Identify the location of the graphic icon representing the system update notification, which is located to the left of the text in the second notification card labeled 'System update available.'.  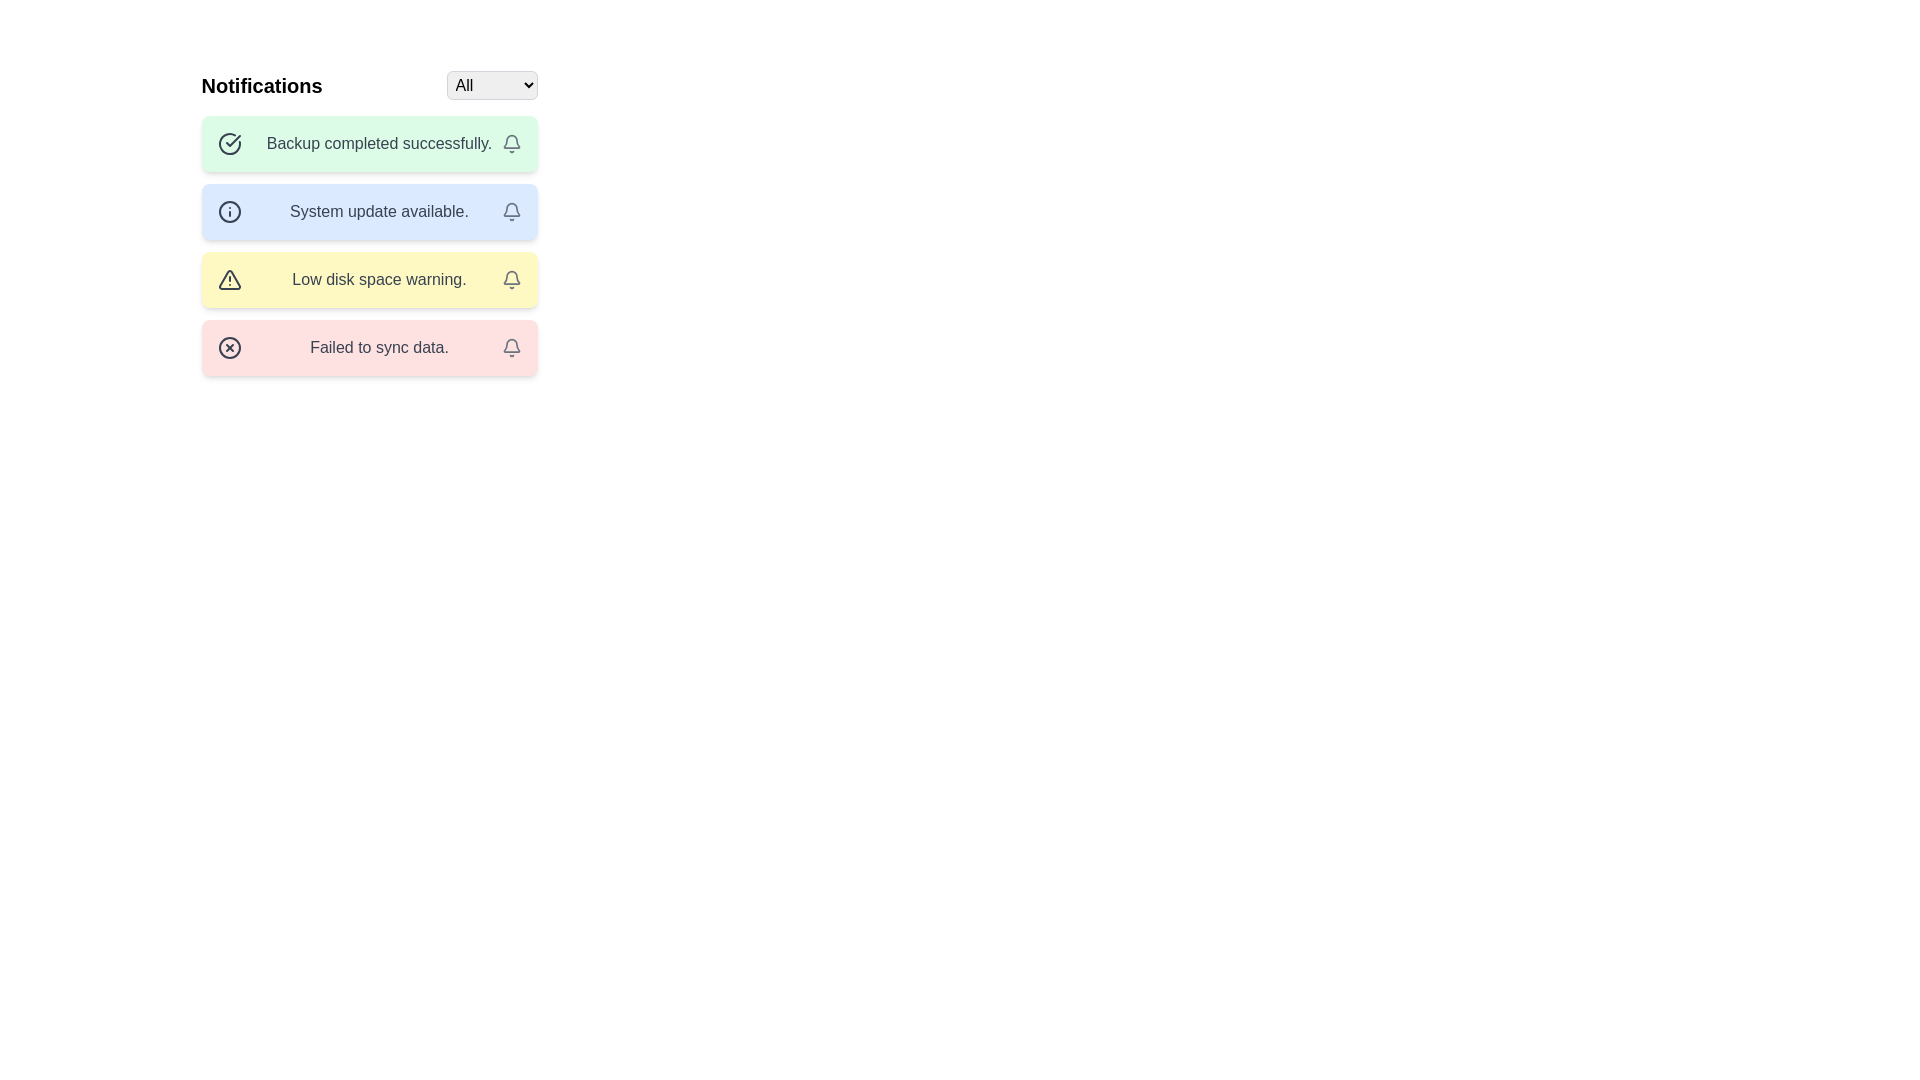
(229, 212).